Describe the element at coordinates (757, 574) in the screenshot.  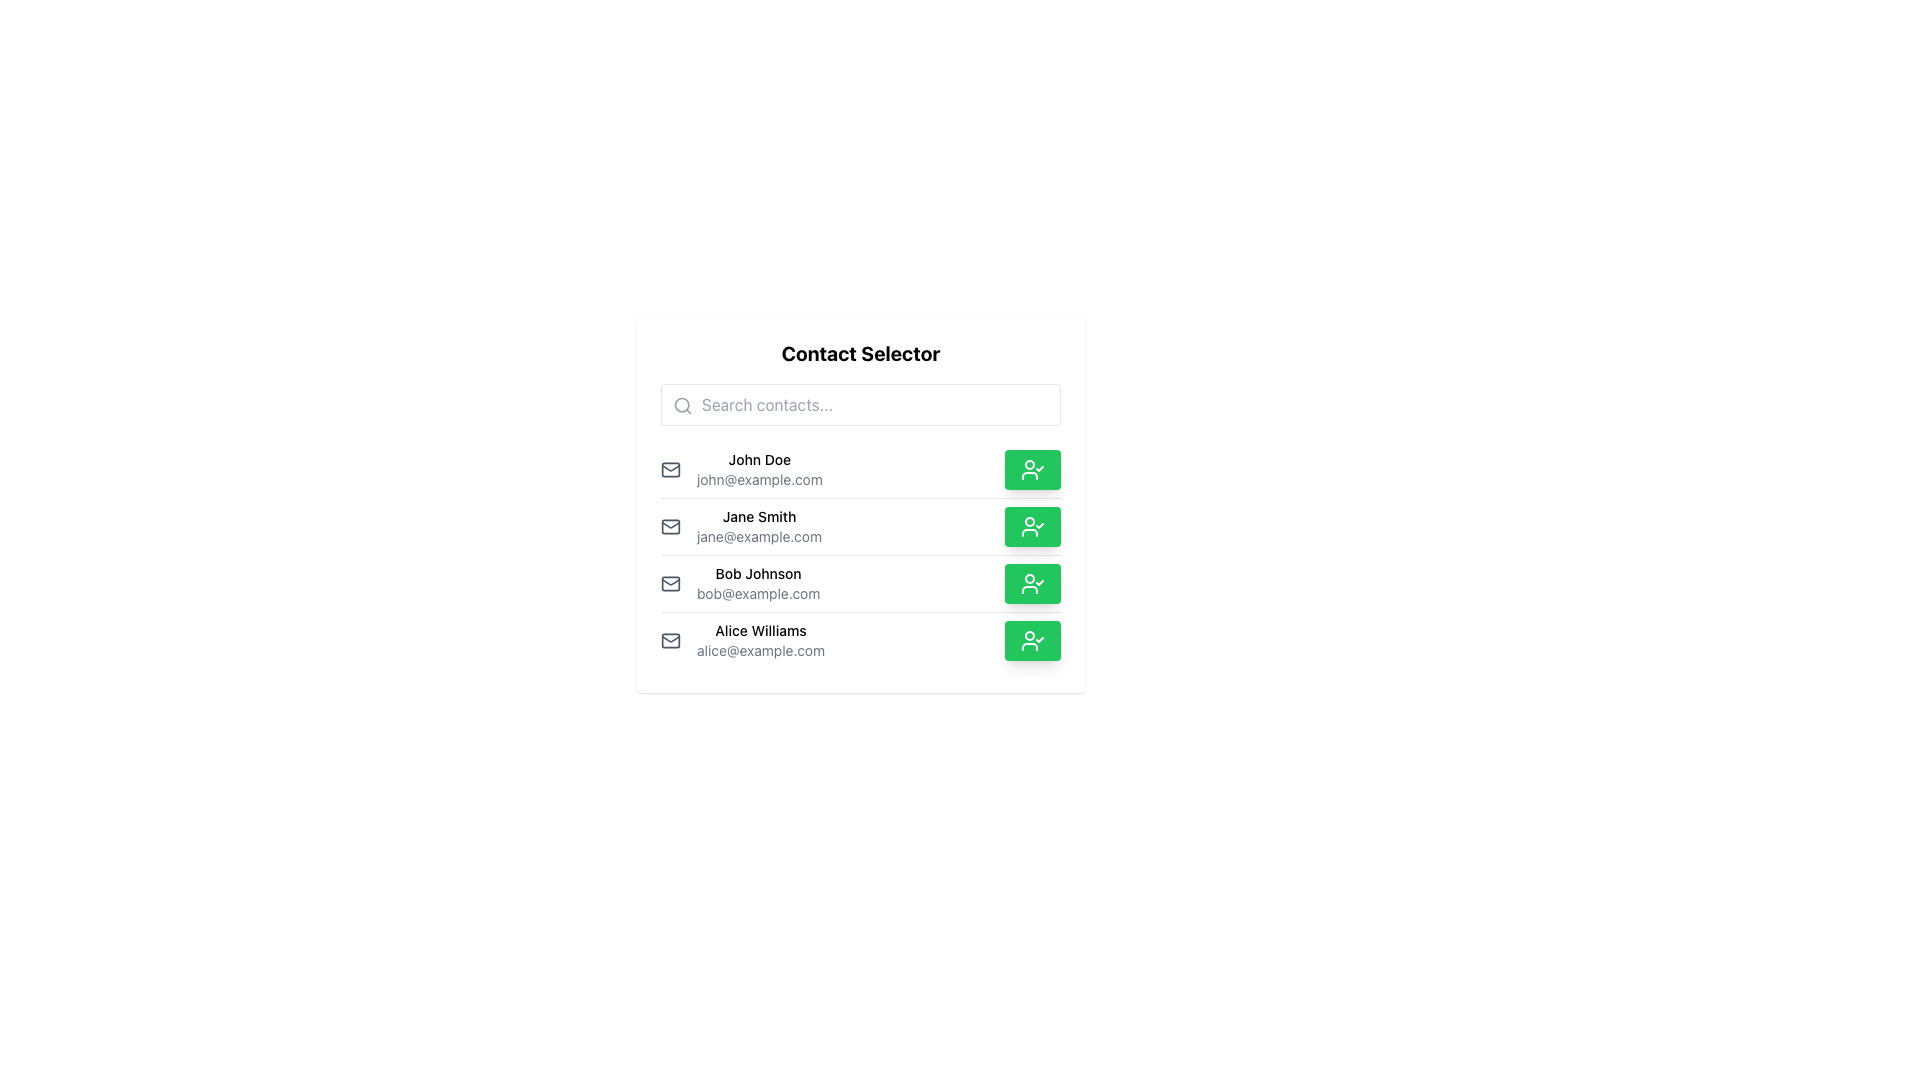
I see `the Static Text Label displaying 'Bob Johnson', which is located in the third row of the list, above the email address 'bob@example.com'` at that location.